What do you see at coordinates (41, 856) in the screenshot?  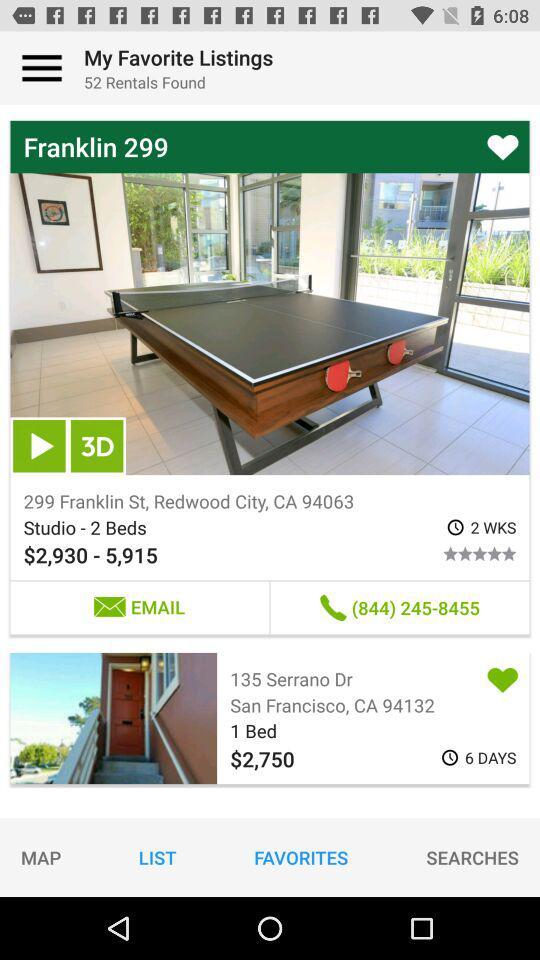 I see `the map` at bounding box center [41, 856].